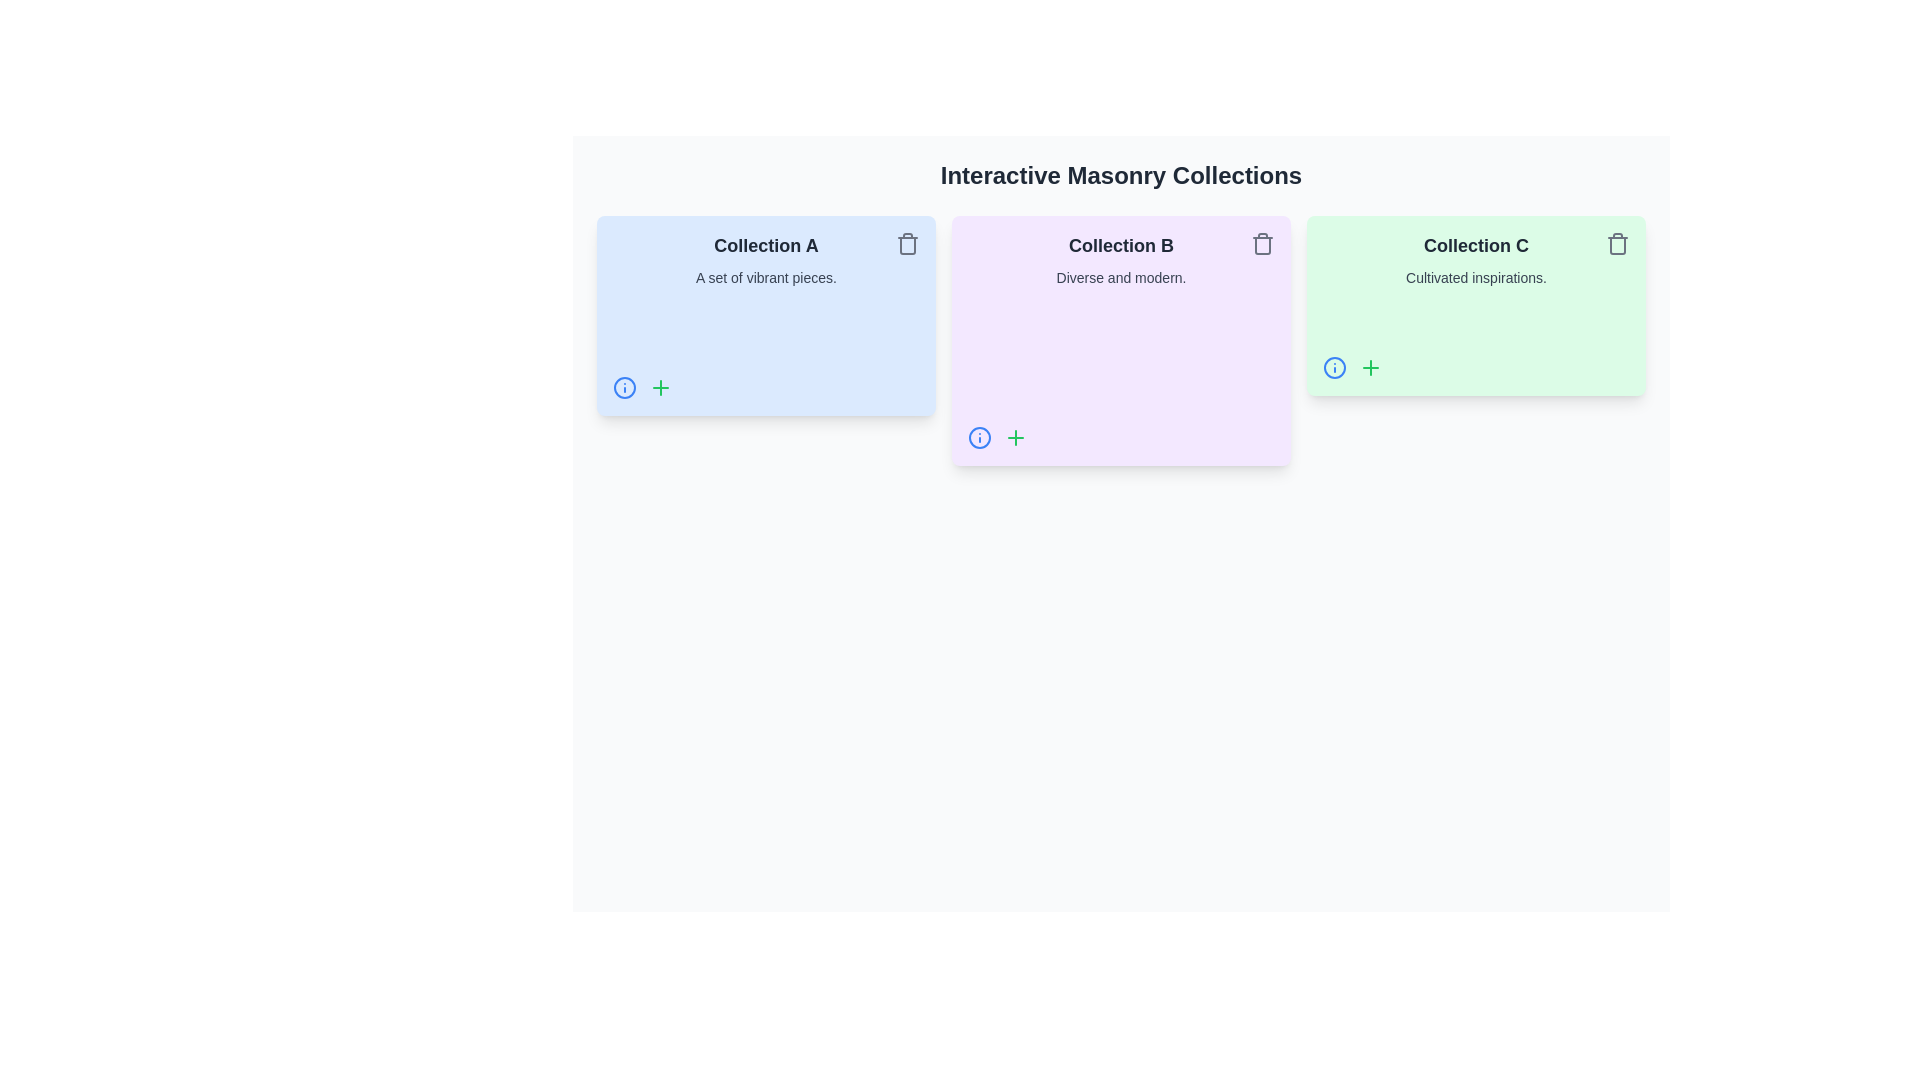 The width and height of the screenshot is (1920, 1080). Describe the element at coordinates (643, 388) in the screenshot. I see `the 'info' icon located at the bottom-left corner of the 'Collection A' card` at that location.